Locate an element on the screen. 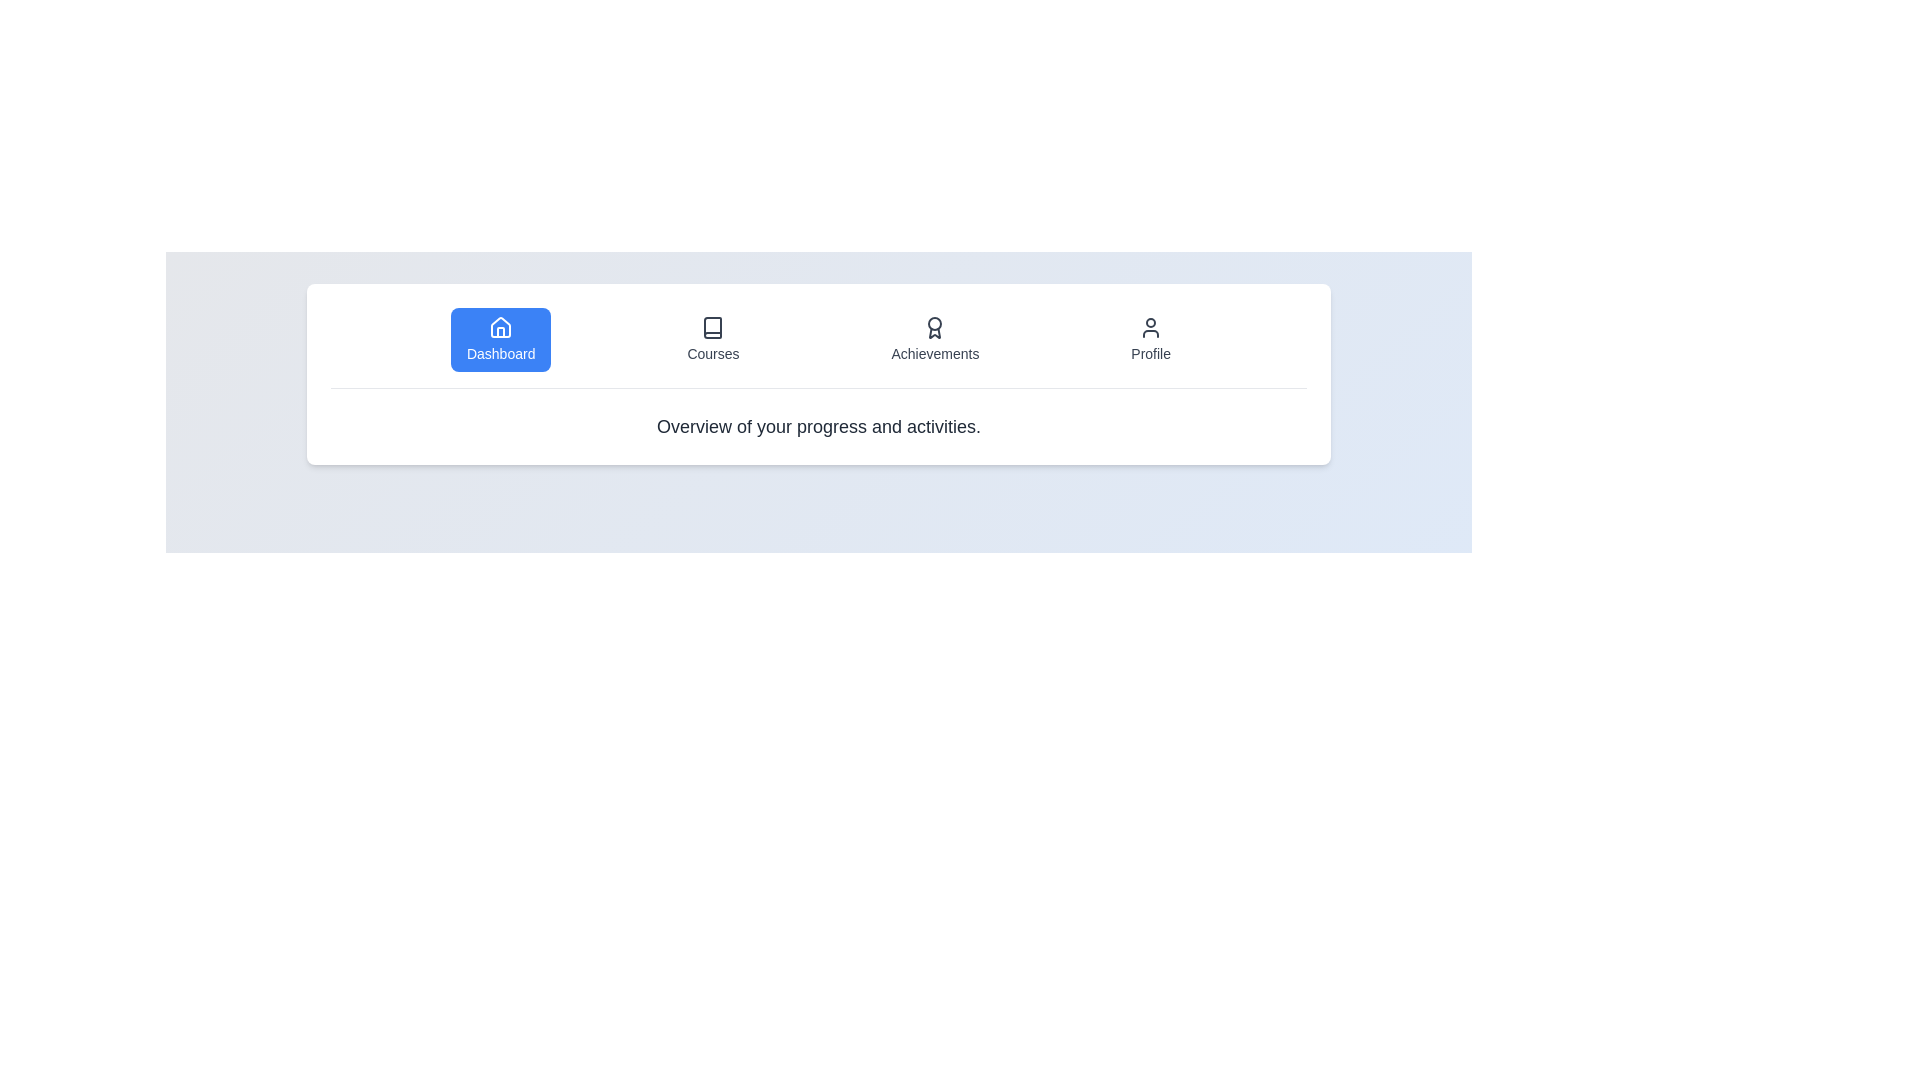 The height and width of the screenshot is (1080, 1920). the 'Achievements' text label located in the third navigation item of the top bar menu by moving the cursor to its center point is located at coordinates (934, 353).